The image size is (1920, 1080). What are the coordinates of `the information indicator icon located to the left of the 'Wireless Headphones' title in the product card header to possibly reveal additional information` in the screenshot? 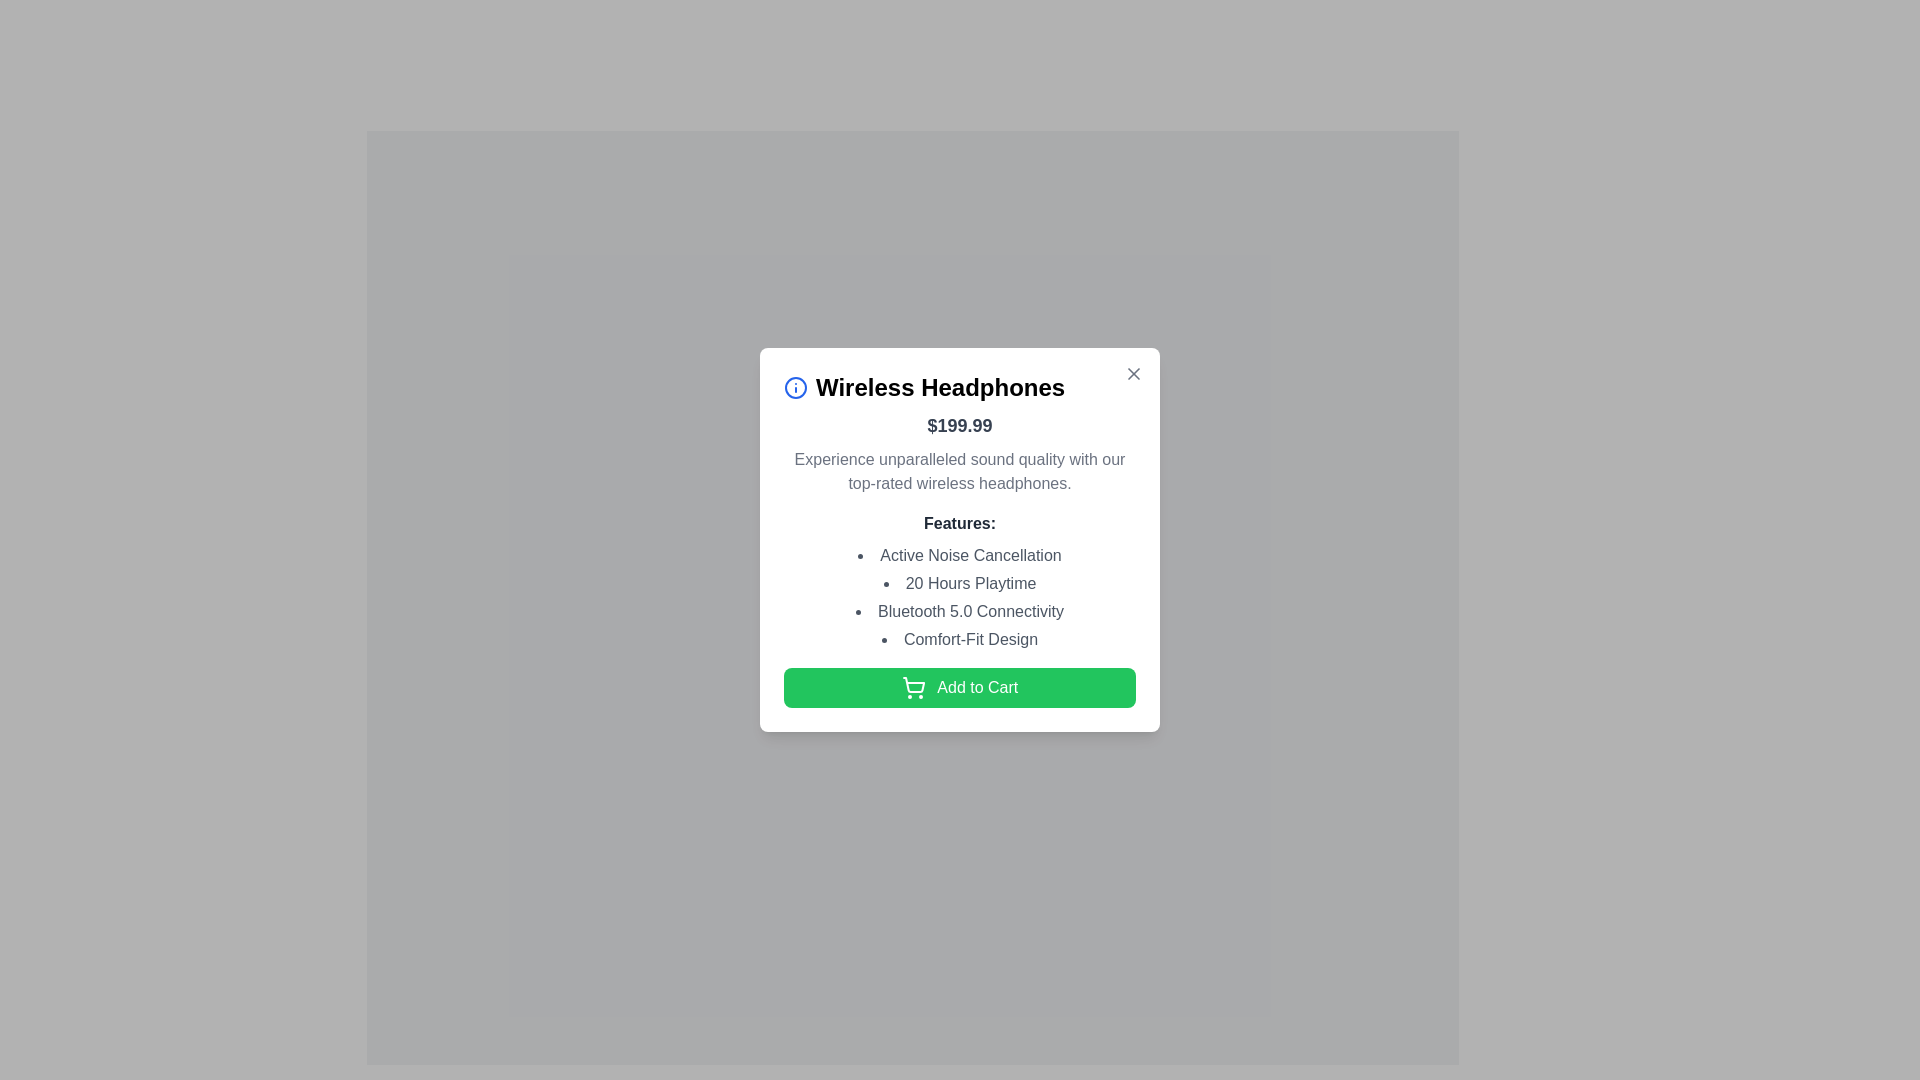 It's located at (795, 386).